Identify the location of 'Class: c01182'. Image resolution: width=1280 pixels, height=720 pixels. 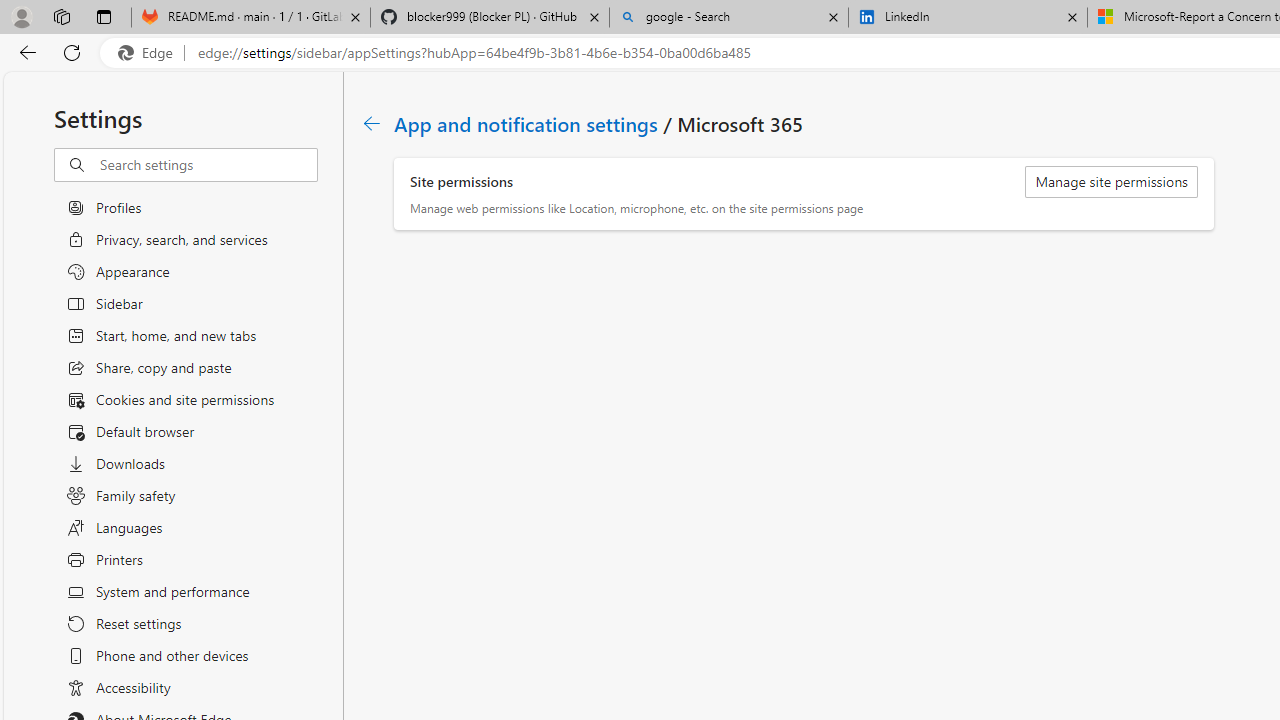
(371, 123).